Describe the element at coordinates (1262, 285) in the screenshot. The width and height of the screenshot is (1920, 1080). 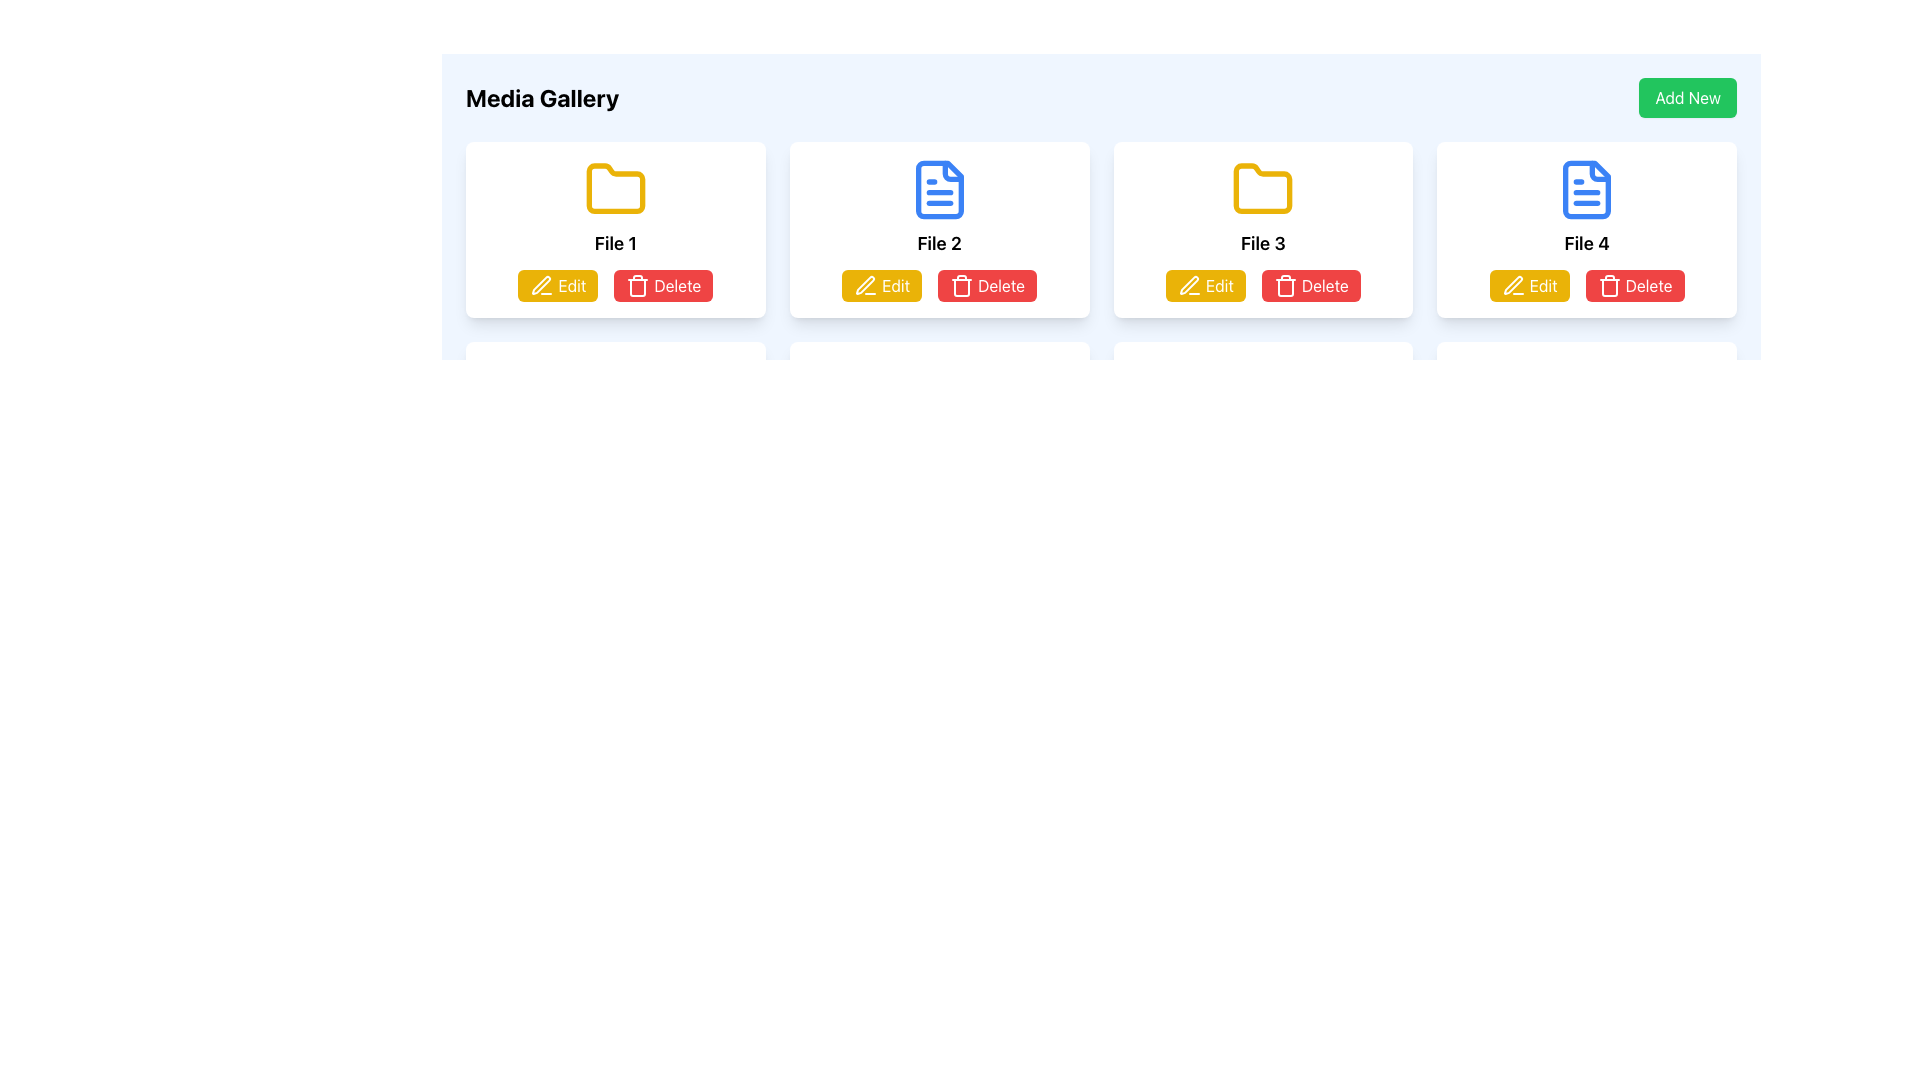
I see `the group of buttons labeled 'Edit' and 'Delete' located in the 'File 3' section` at that location.